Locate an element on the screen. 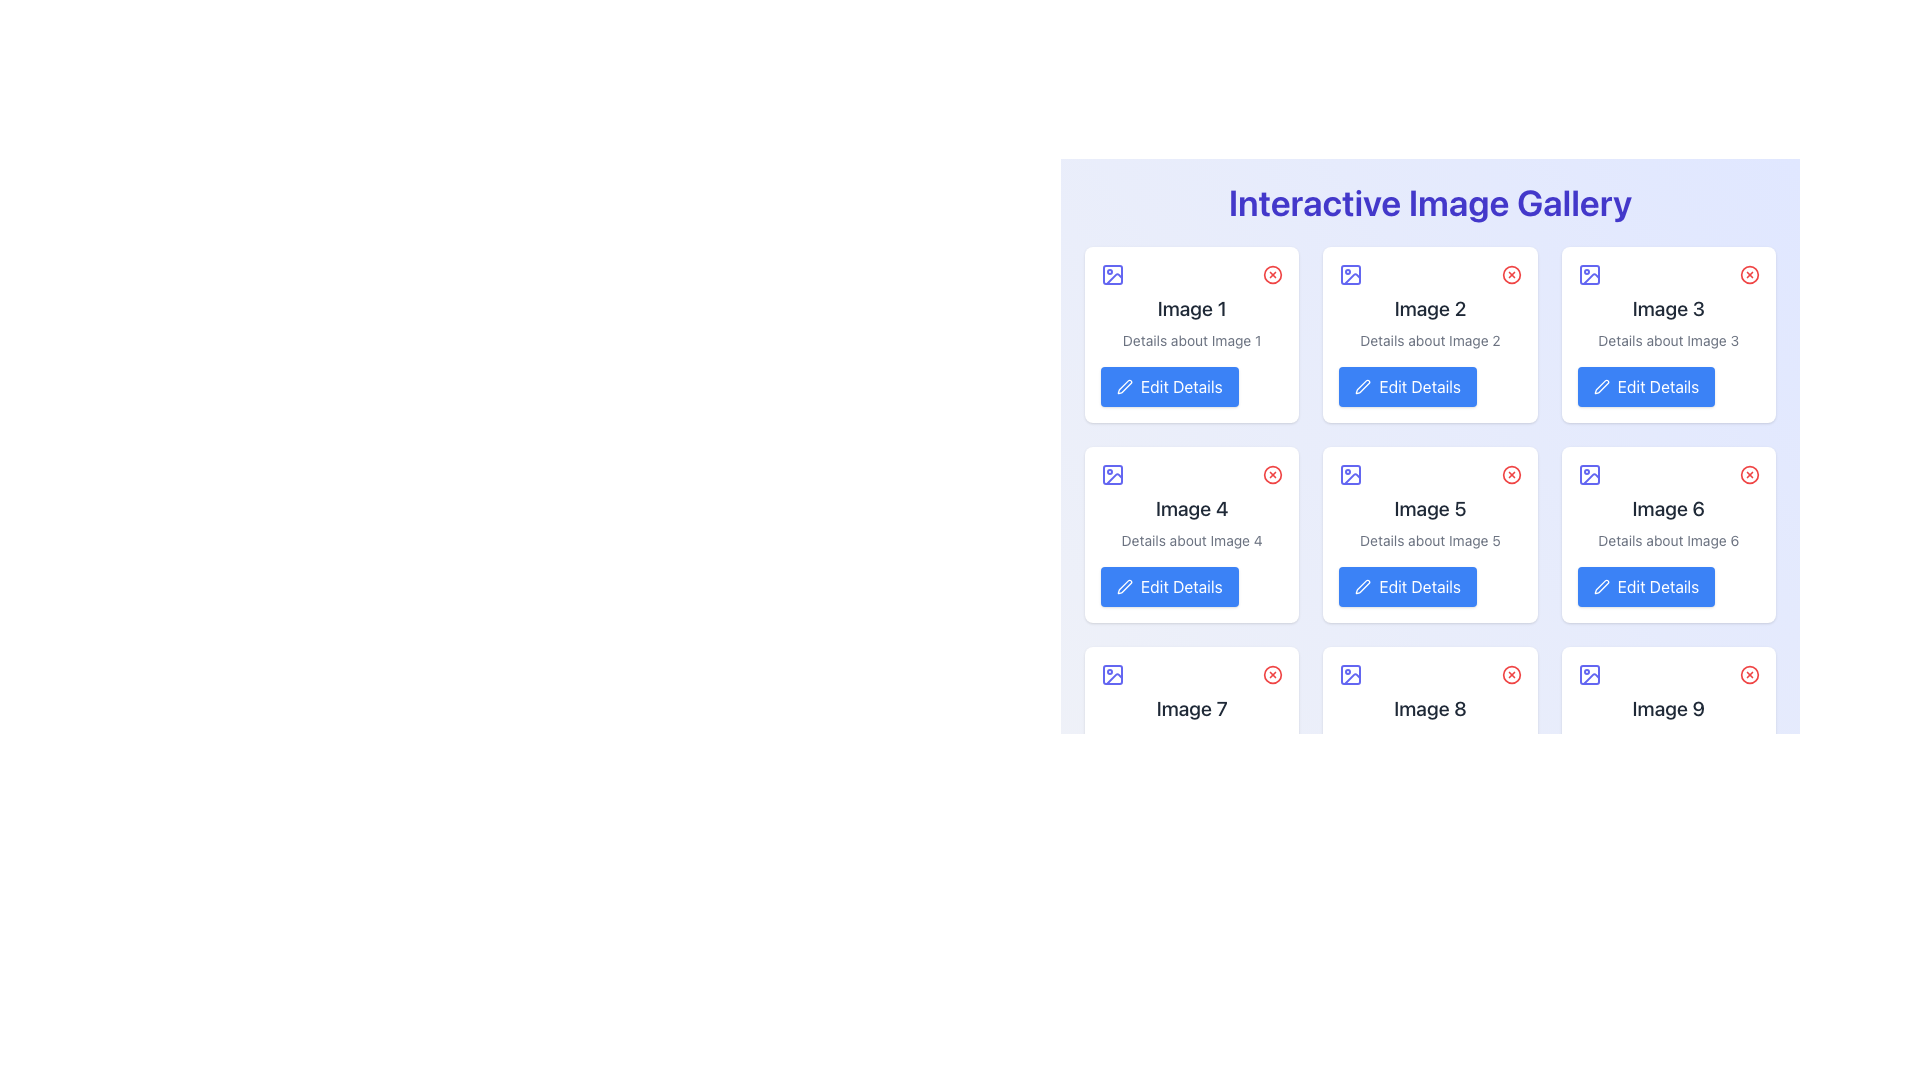 This screenshot has width=1920, height=1080. the edit button located at the bottom section of the card labeled 'Image 2' to initiate the edit function is located at coordinates (1407, 386).